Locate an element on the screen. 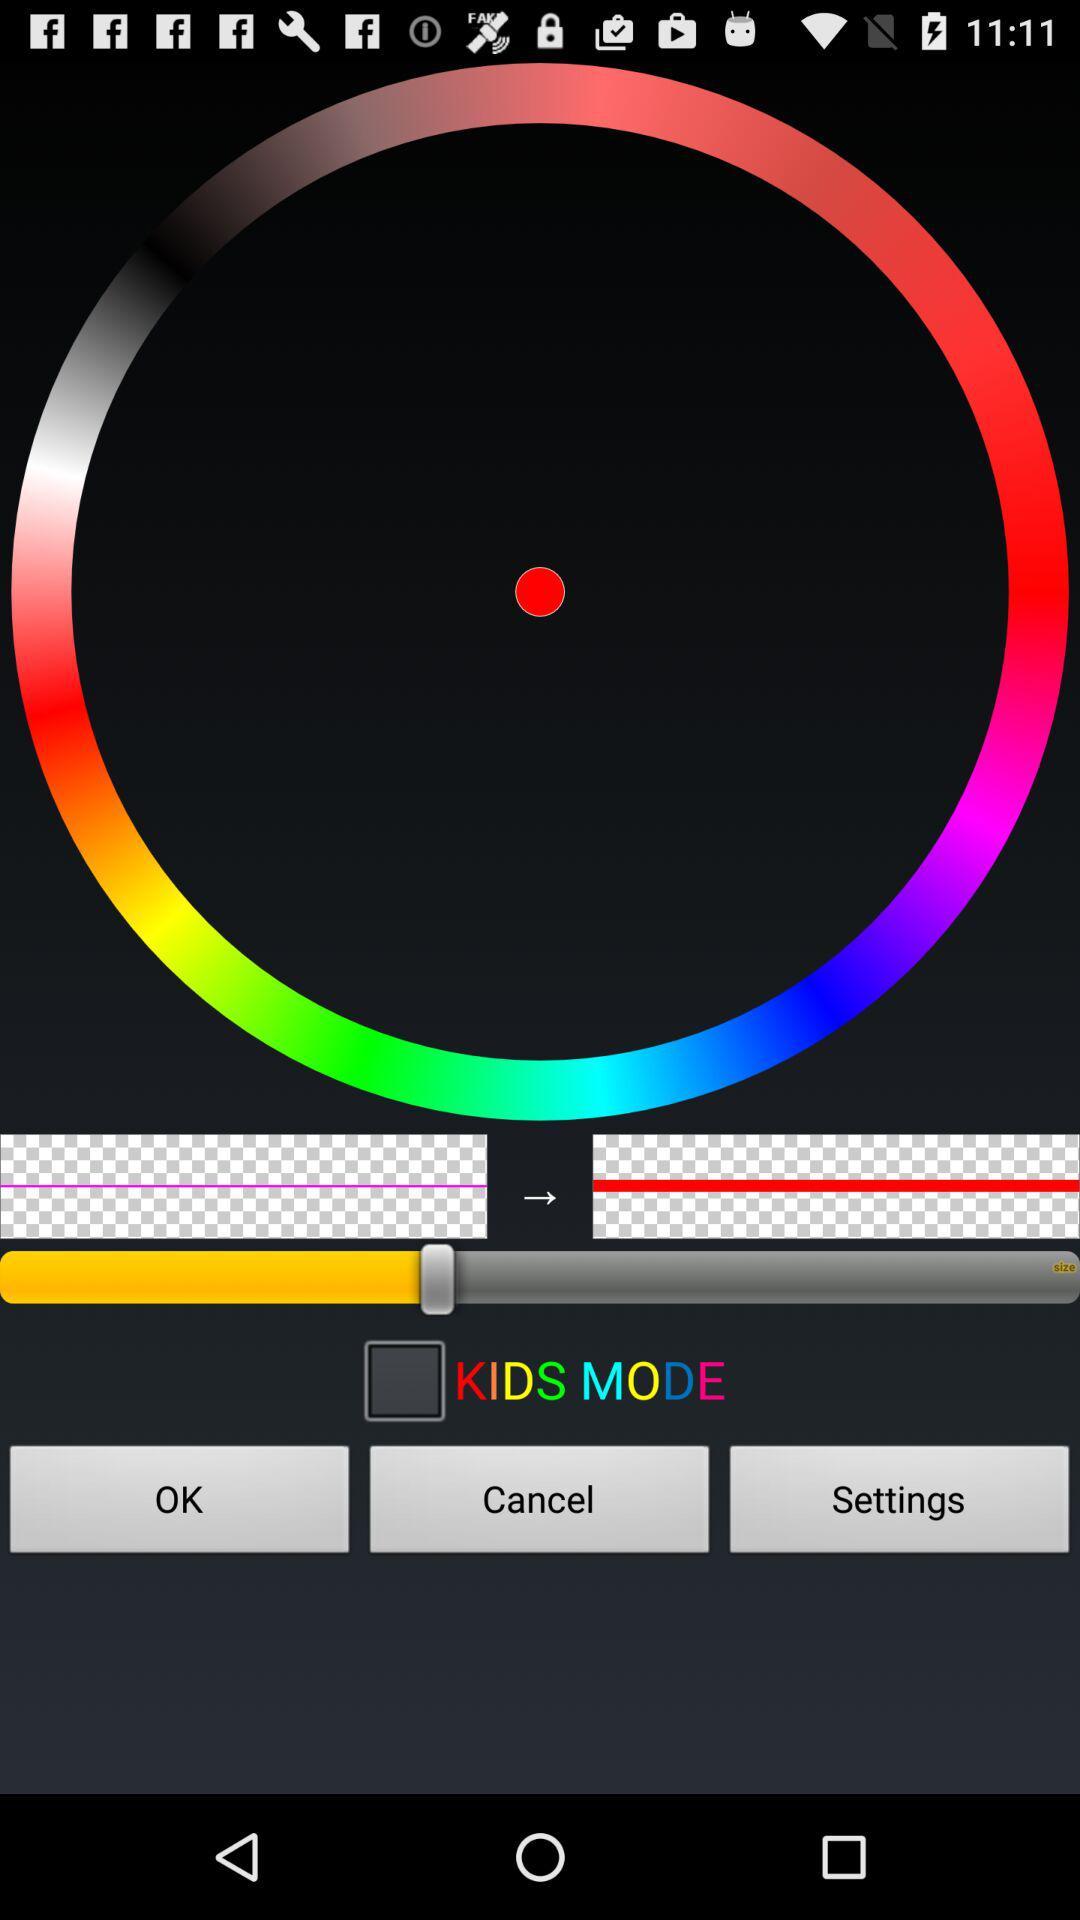  the settings at the bottom right corner is located at coordinates (898, 1505).